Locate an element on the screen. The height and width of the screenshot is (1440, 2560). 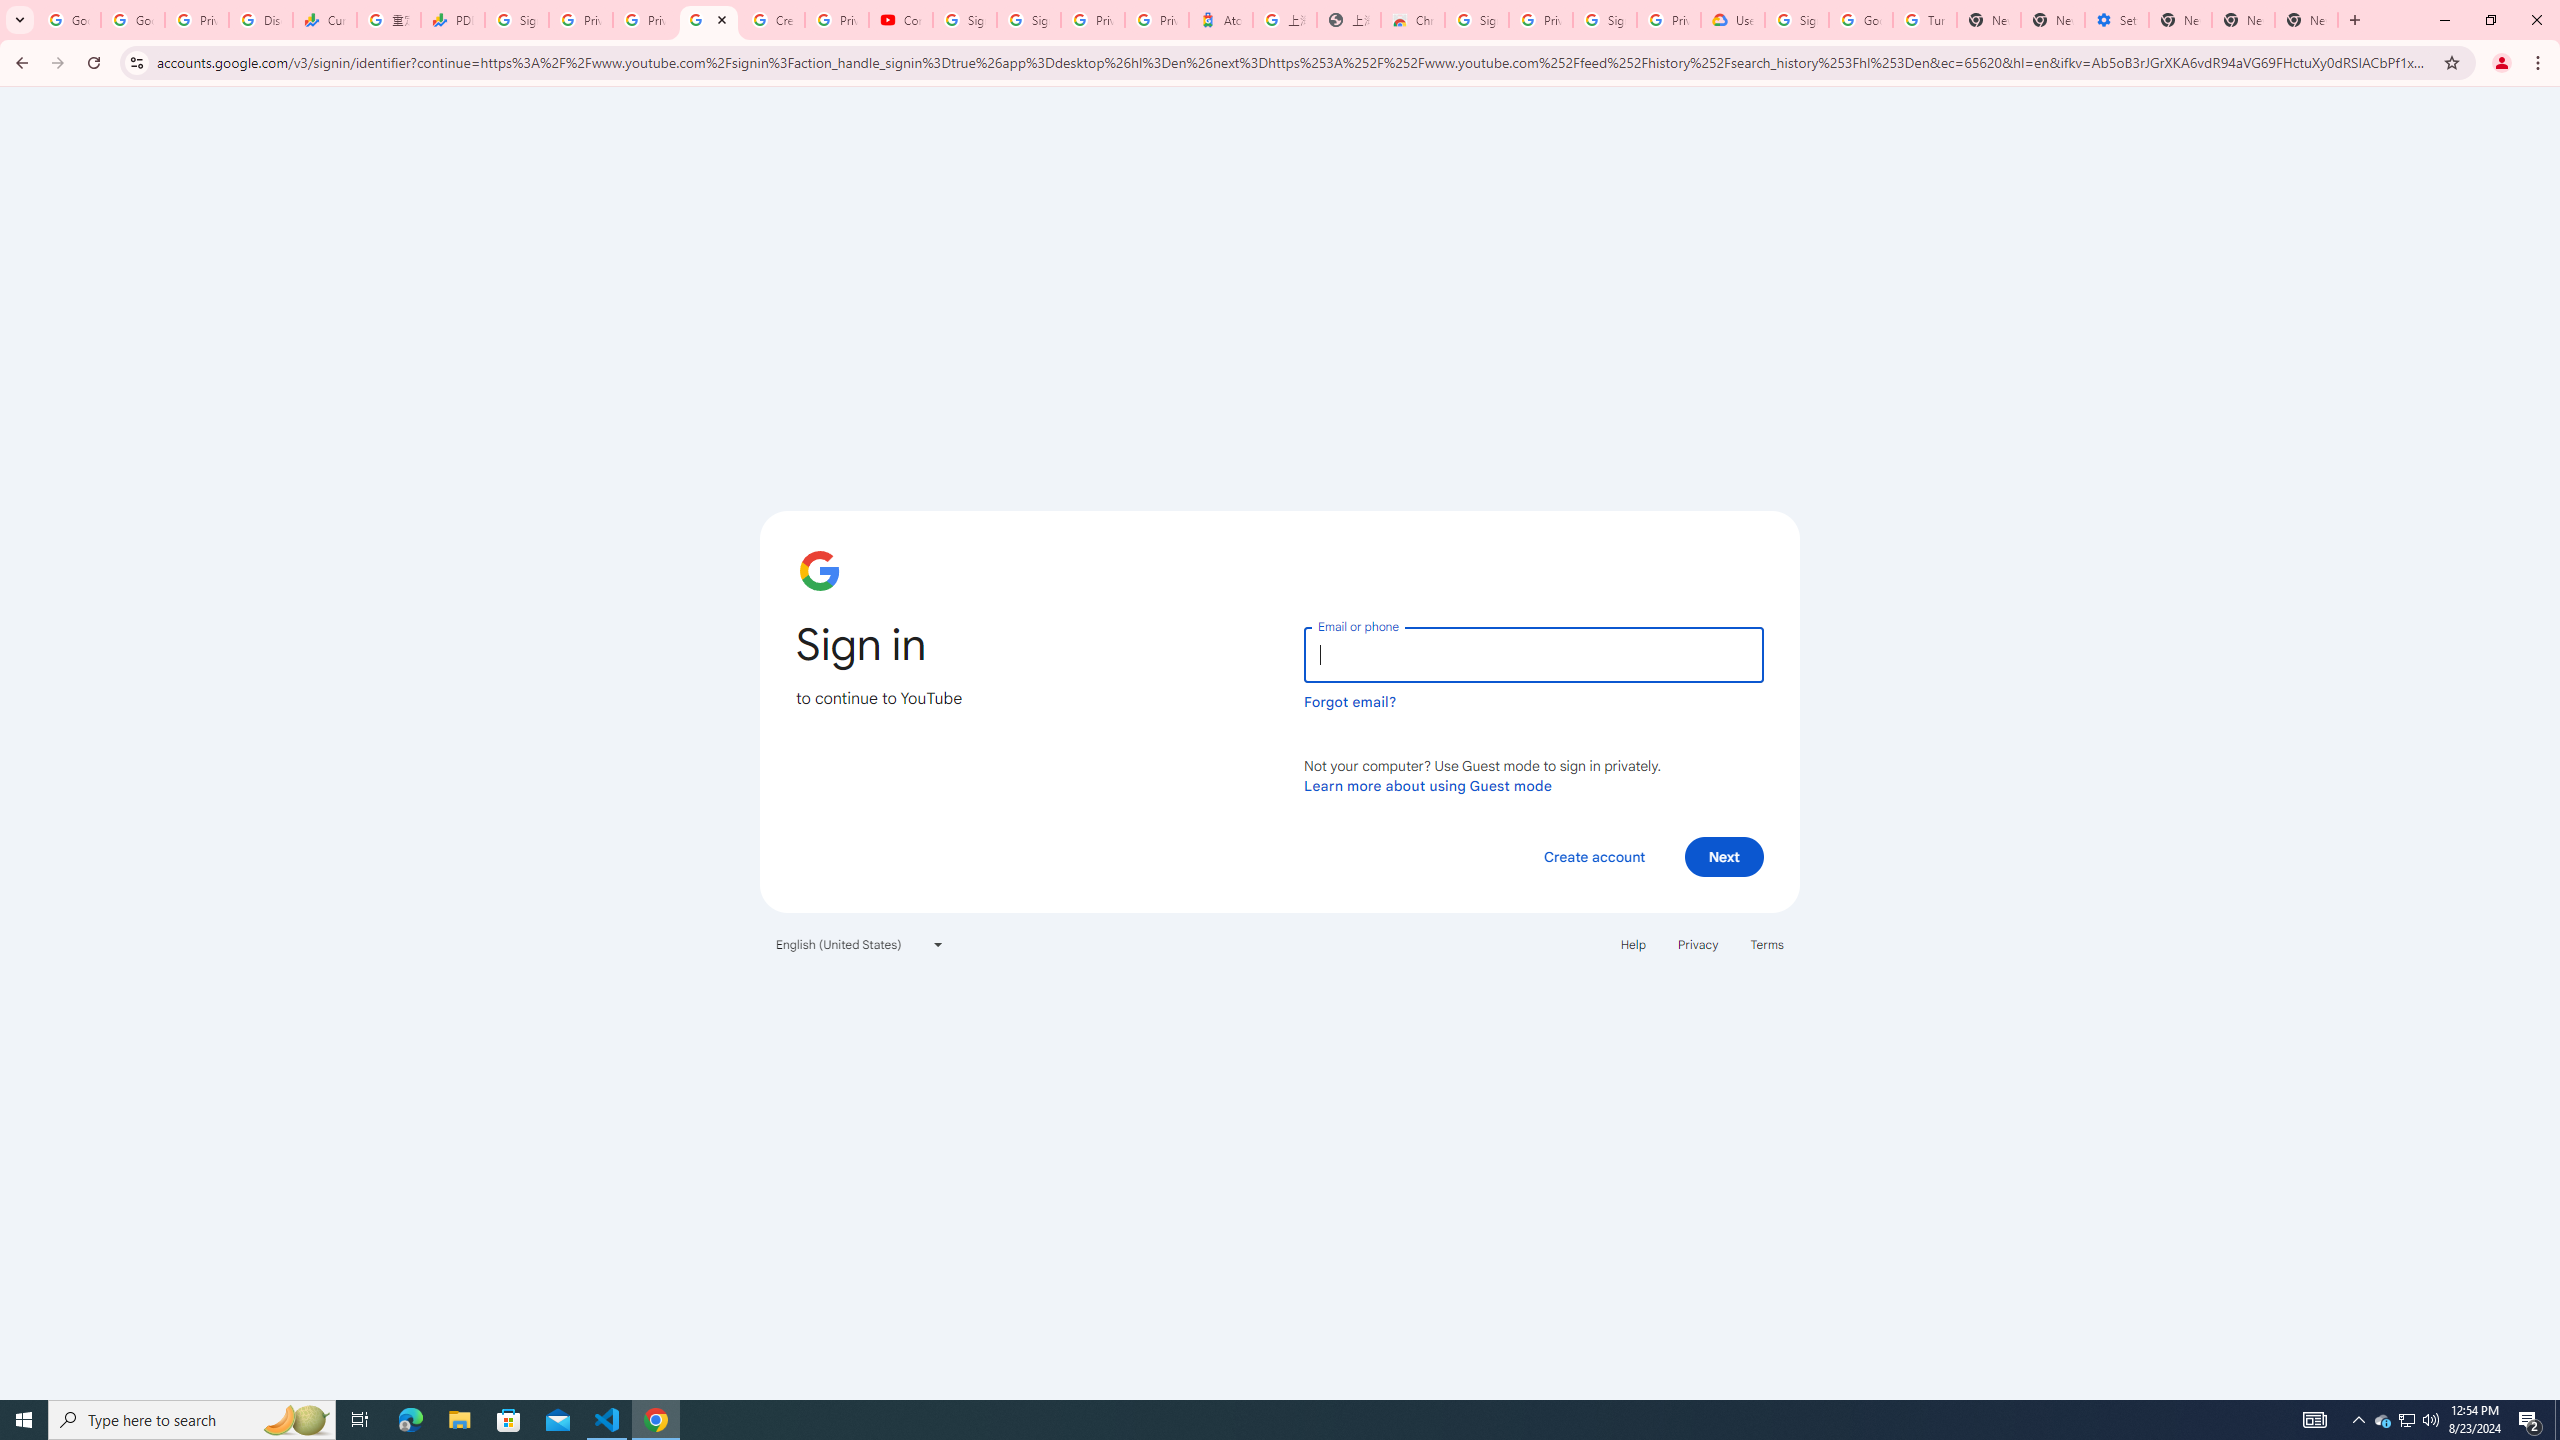
'Google Workspace Admin Community' is located at coordinates (69, 19).